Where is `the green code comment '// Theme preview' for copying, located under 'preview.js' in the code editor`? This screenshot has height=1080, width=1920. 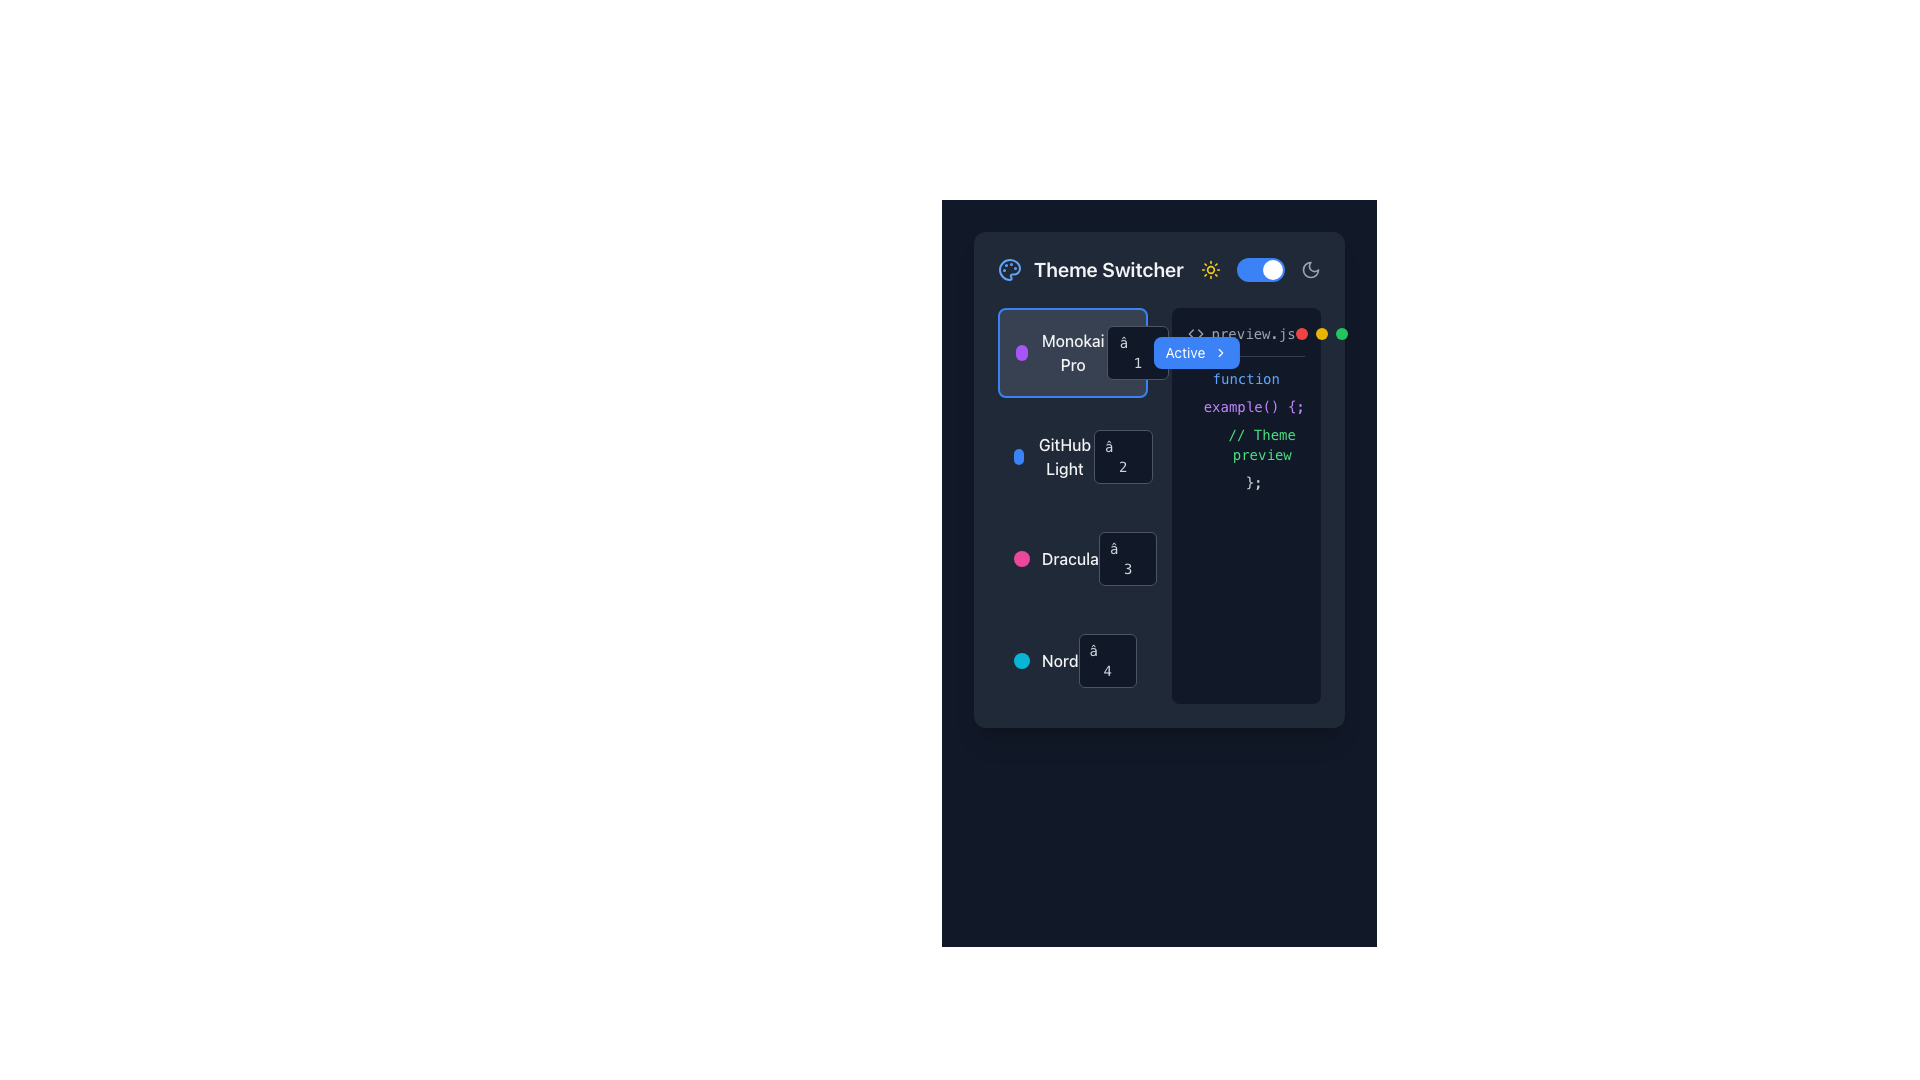 the green code comment '// Theme preview' for copying, located under 'preview.js' in the code editor is located at coordinates (1245, 443).